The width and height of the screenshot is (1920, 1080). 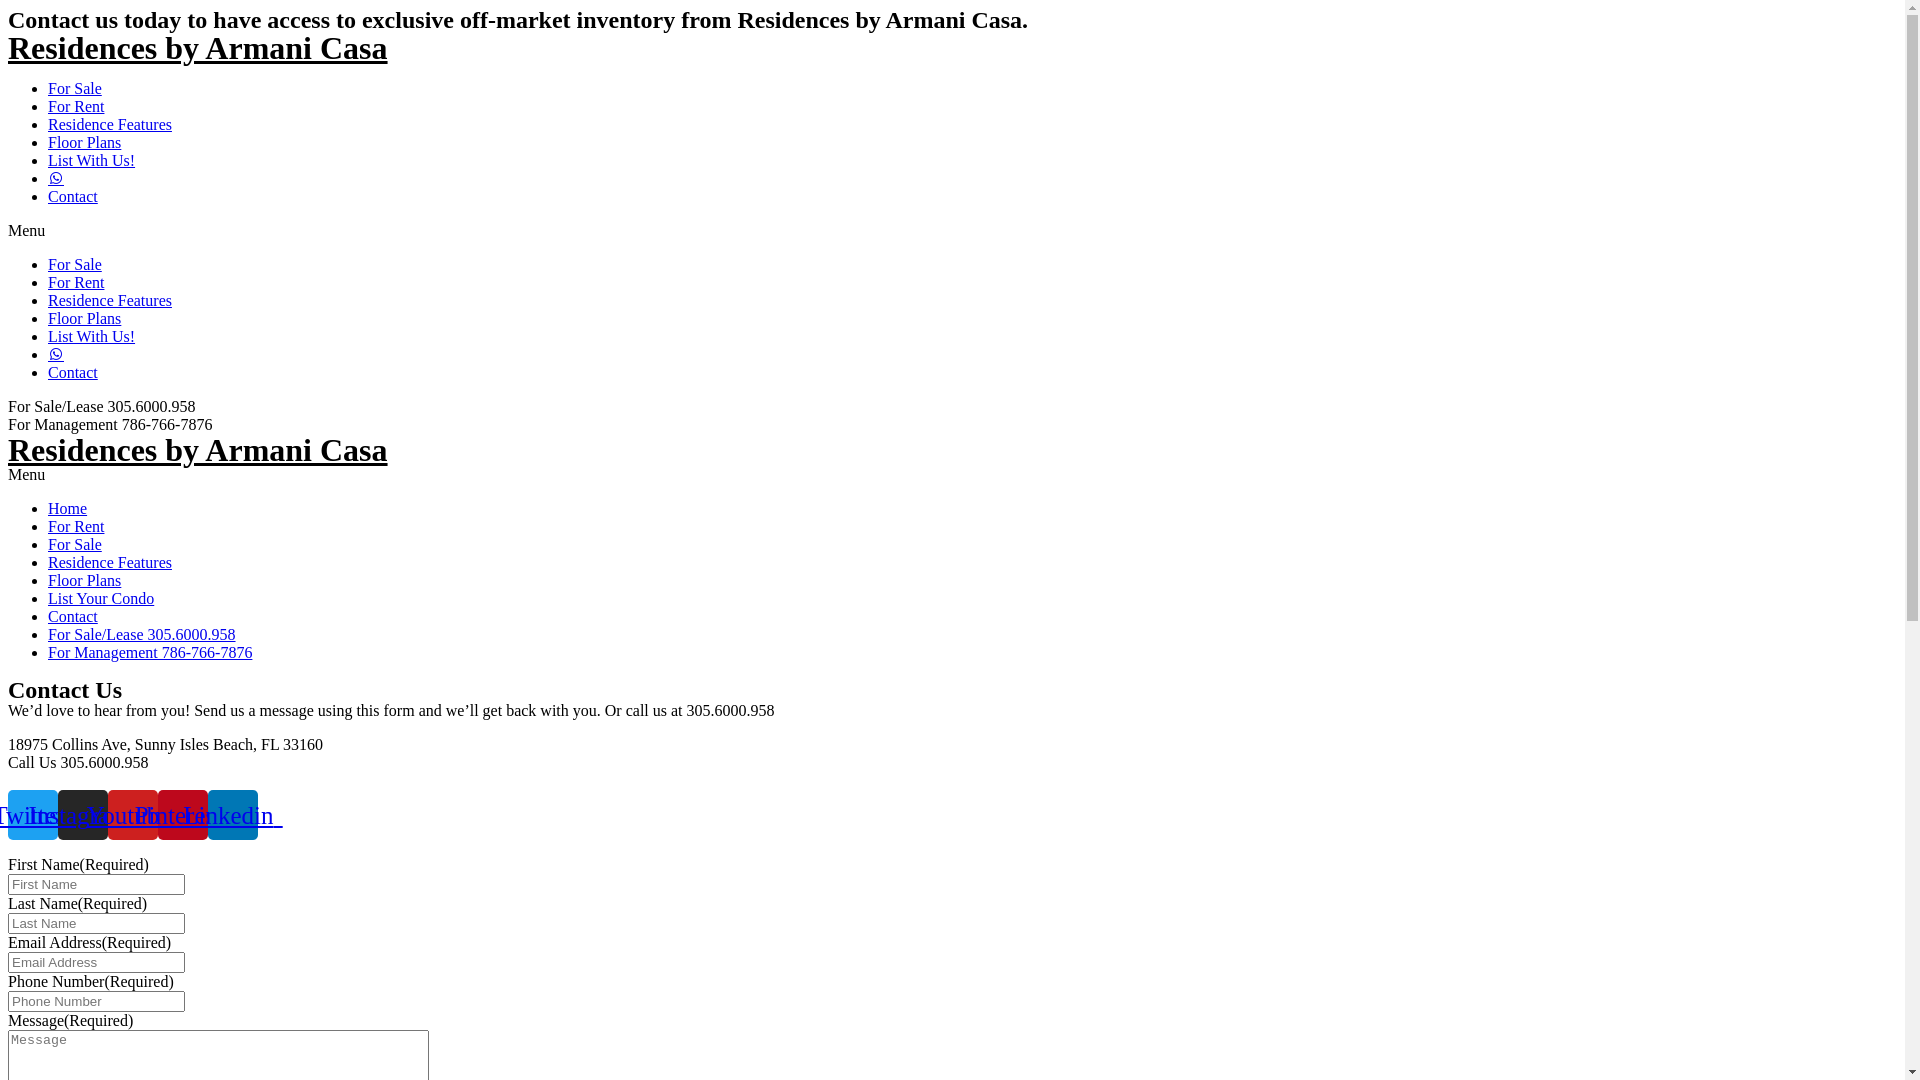 I want to click on 'For Rent', so click(x=76, y=106).